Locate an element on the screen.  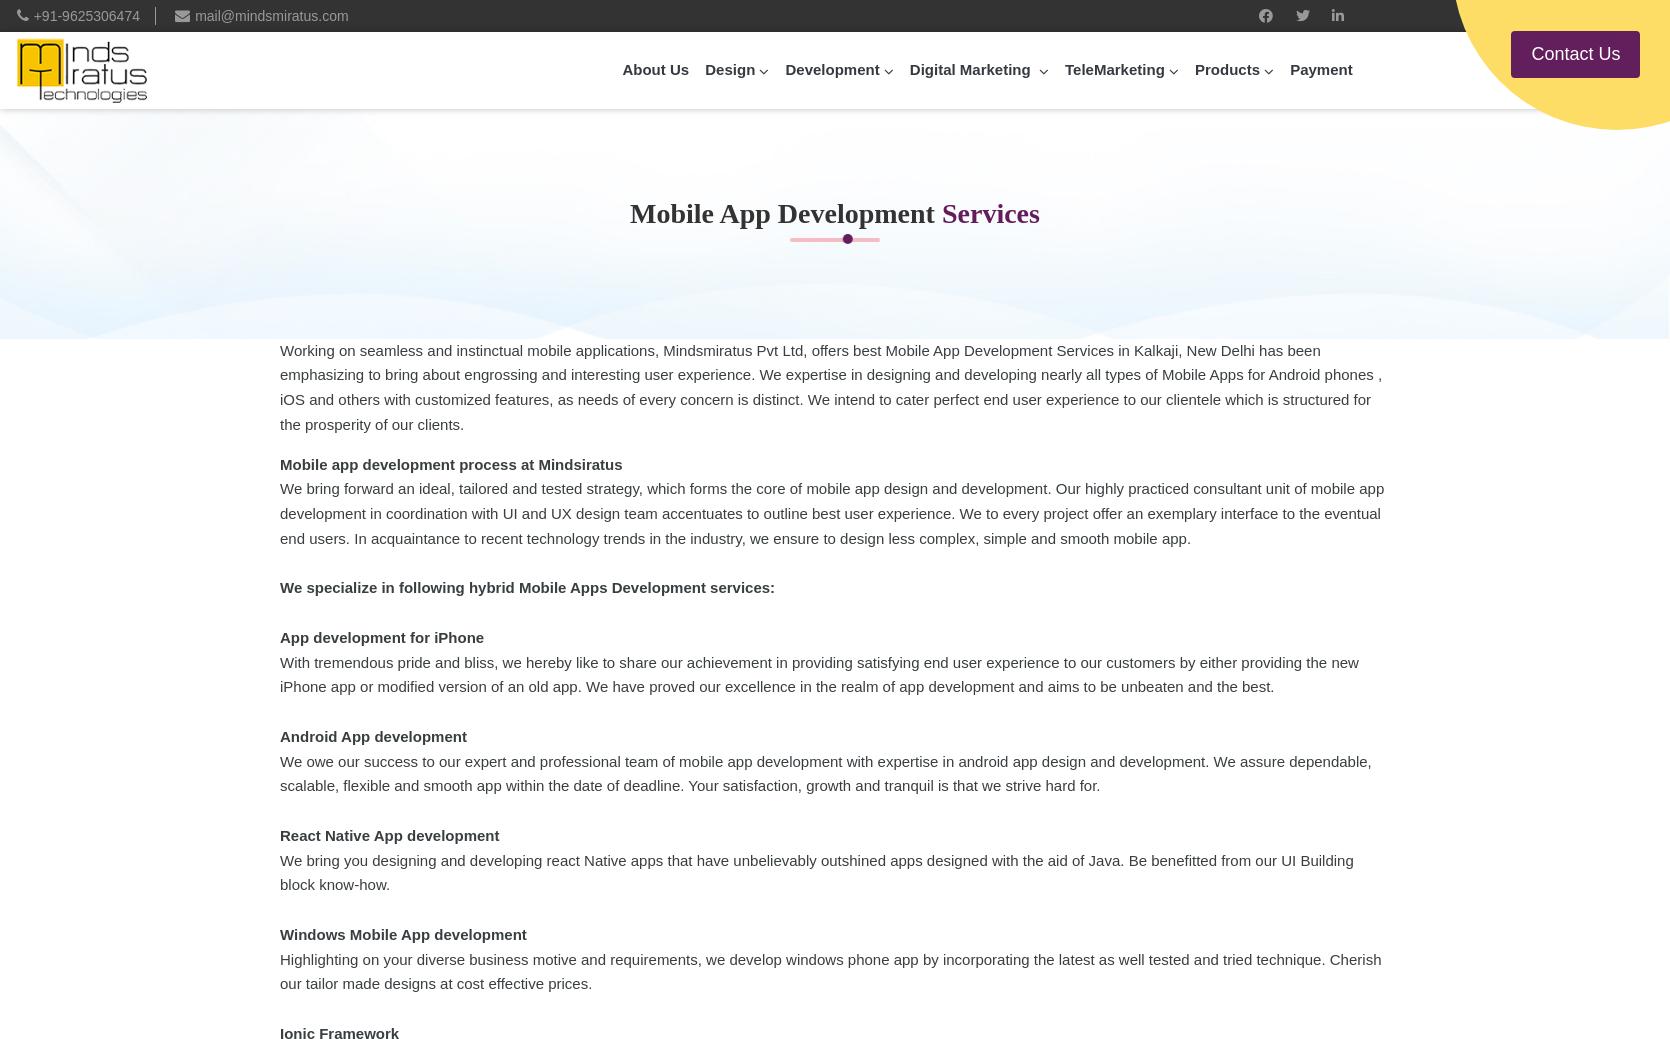
'mail@mindsmiratus.com' is located at coordinates (195, 15).